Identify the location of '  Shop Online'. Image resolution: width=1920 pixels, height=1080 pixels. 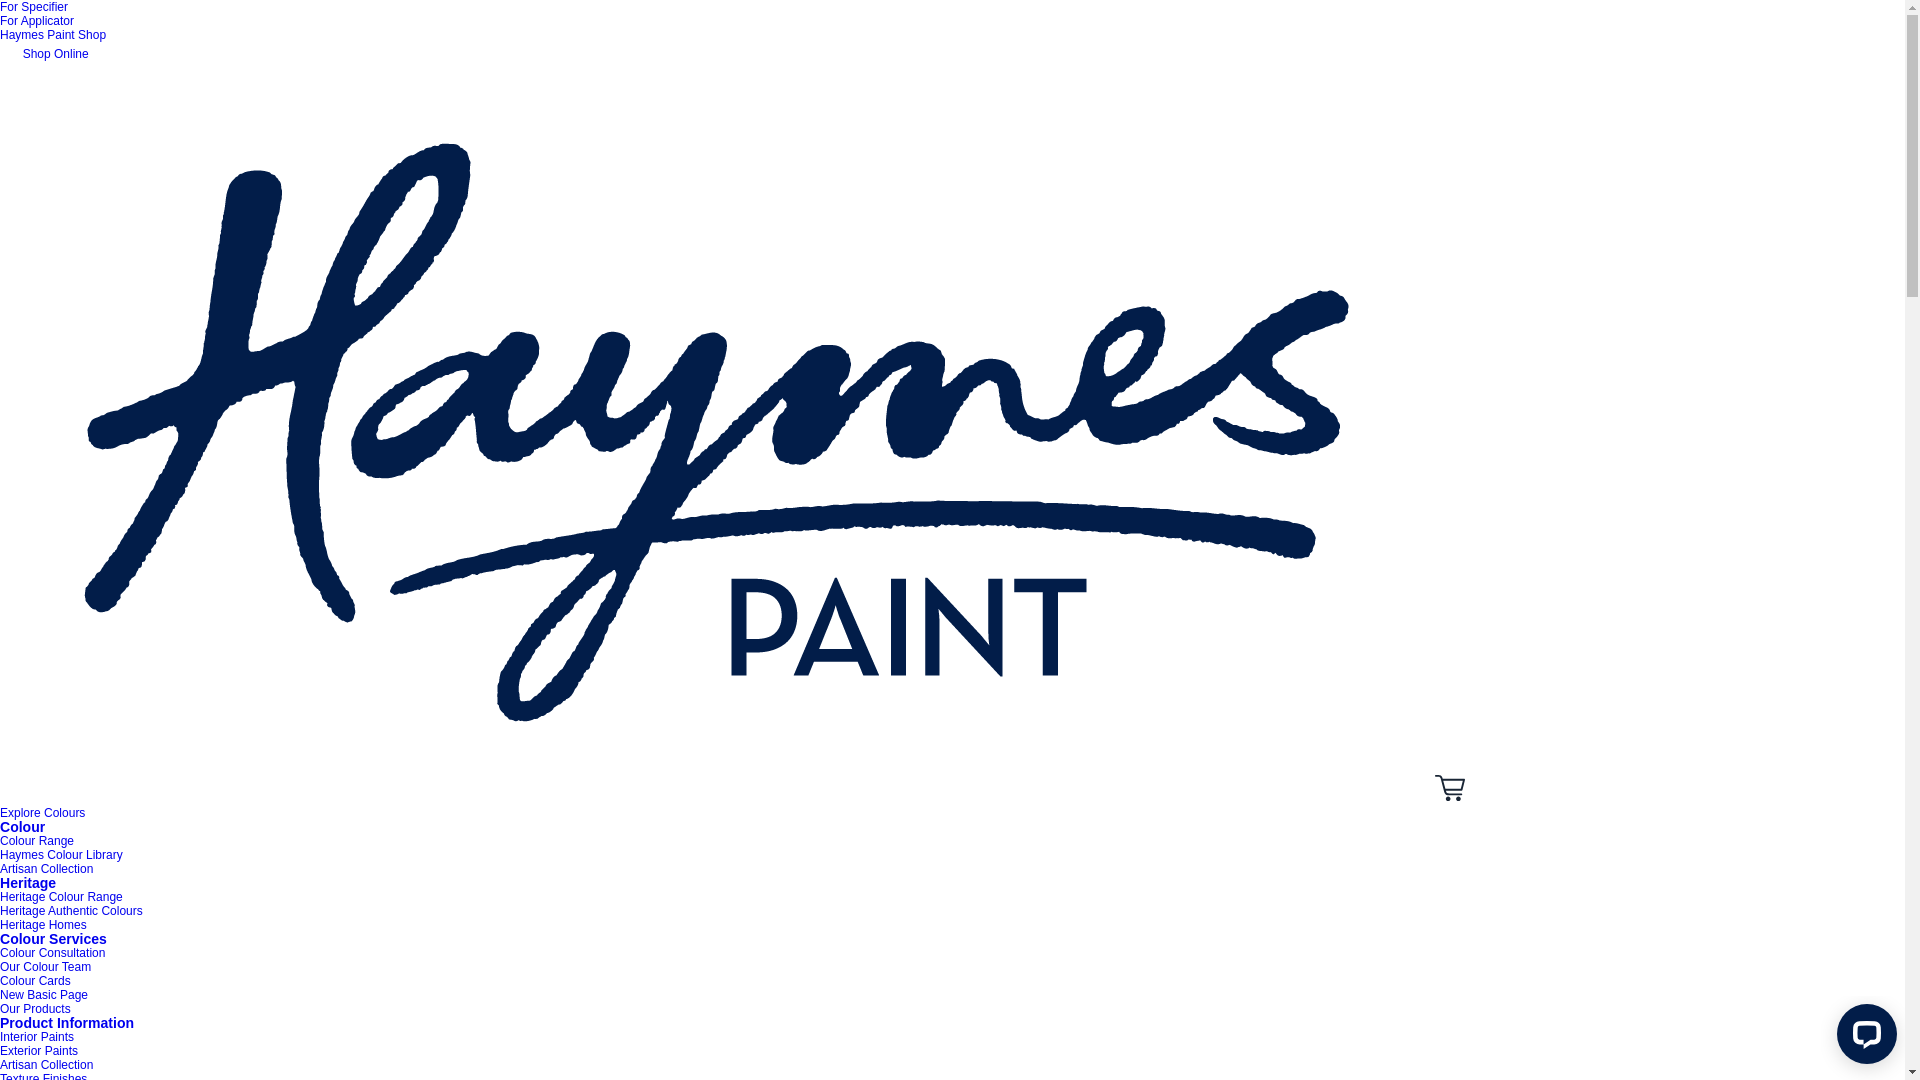
(0, 53).